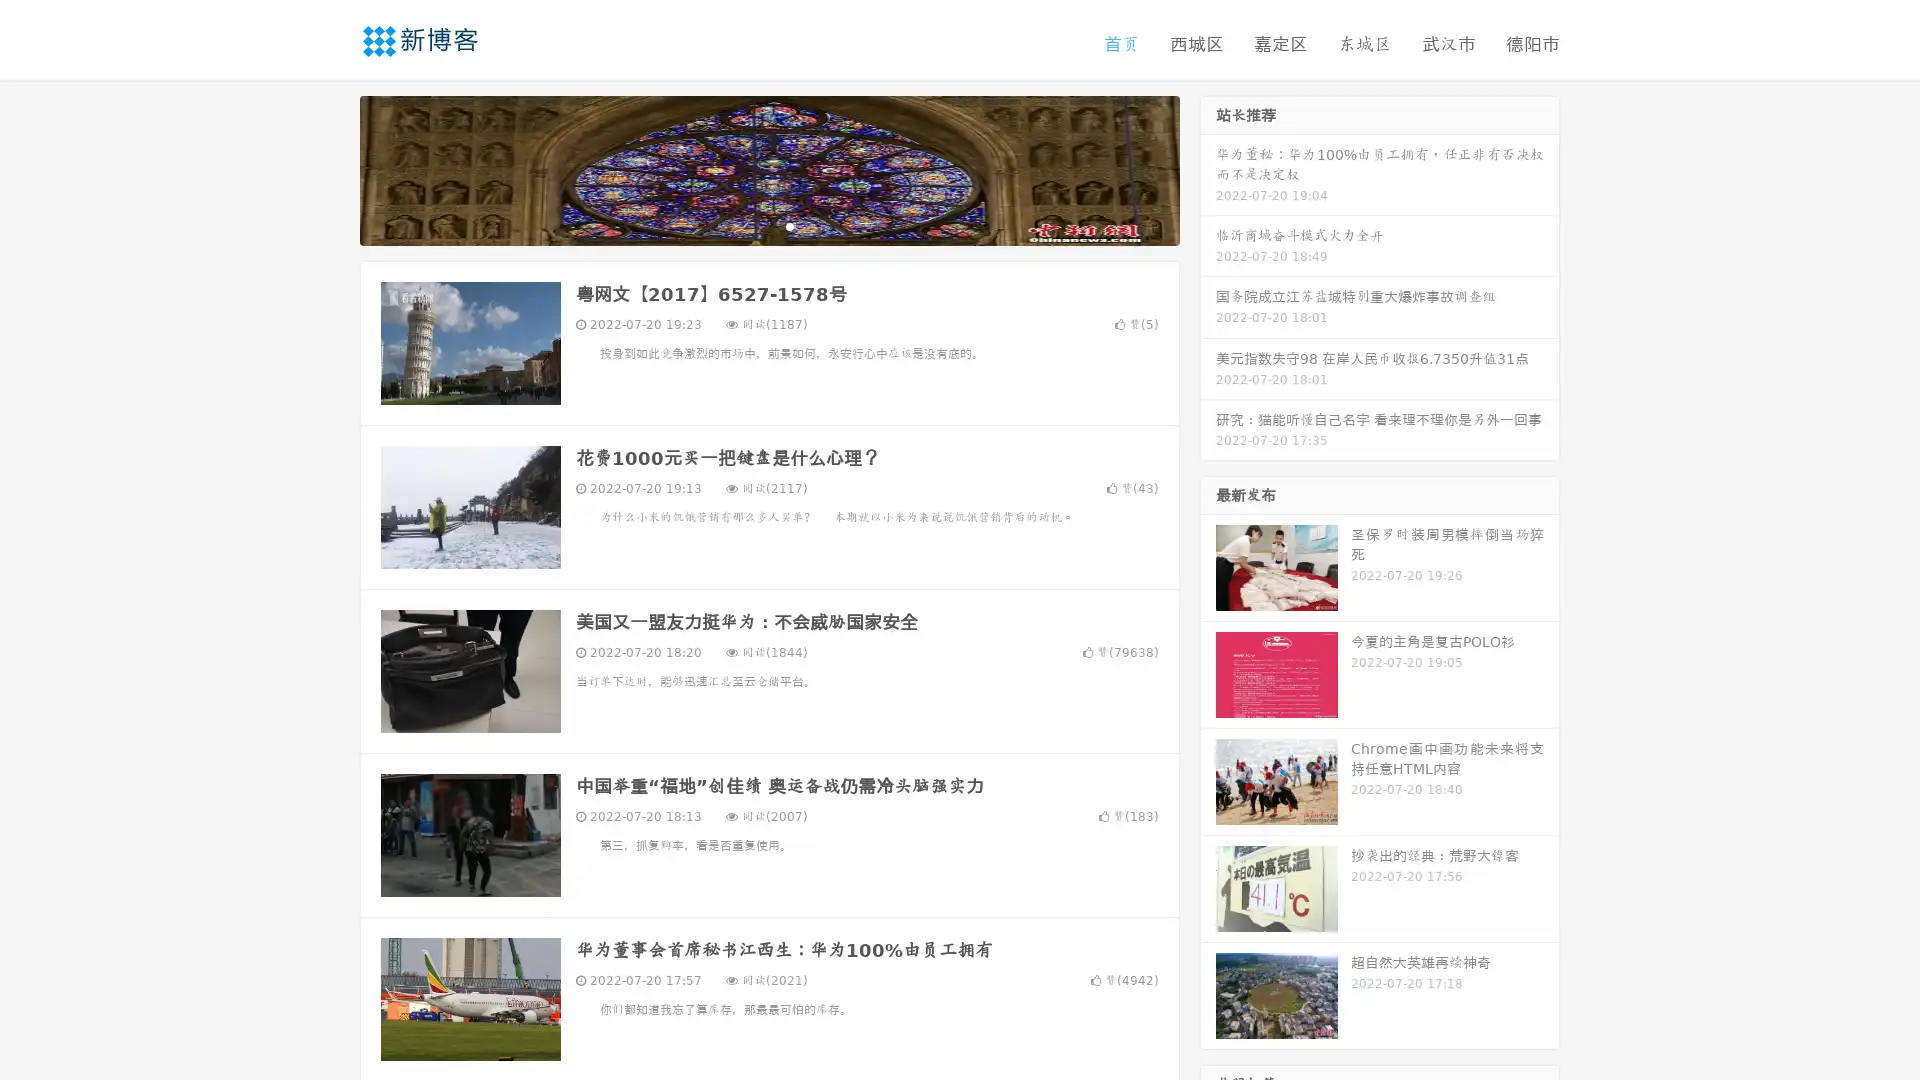 The width and height of the screenshot is (1920, 1080). I want to click on Go to slide 2, so click(768, 225).